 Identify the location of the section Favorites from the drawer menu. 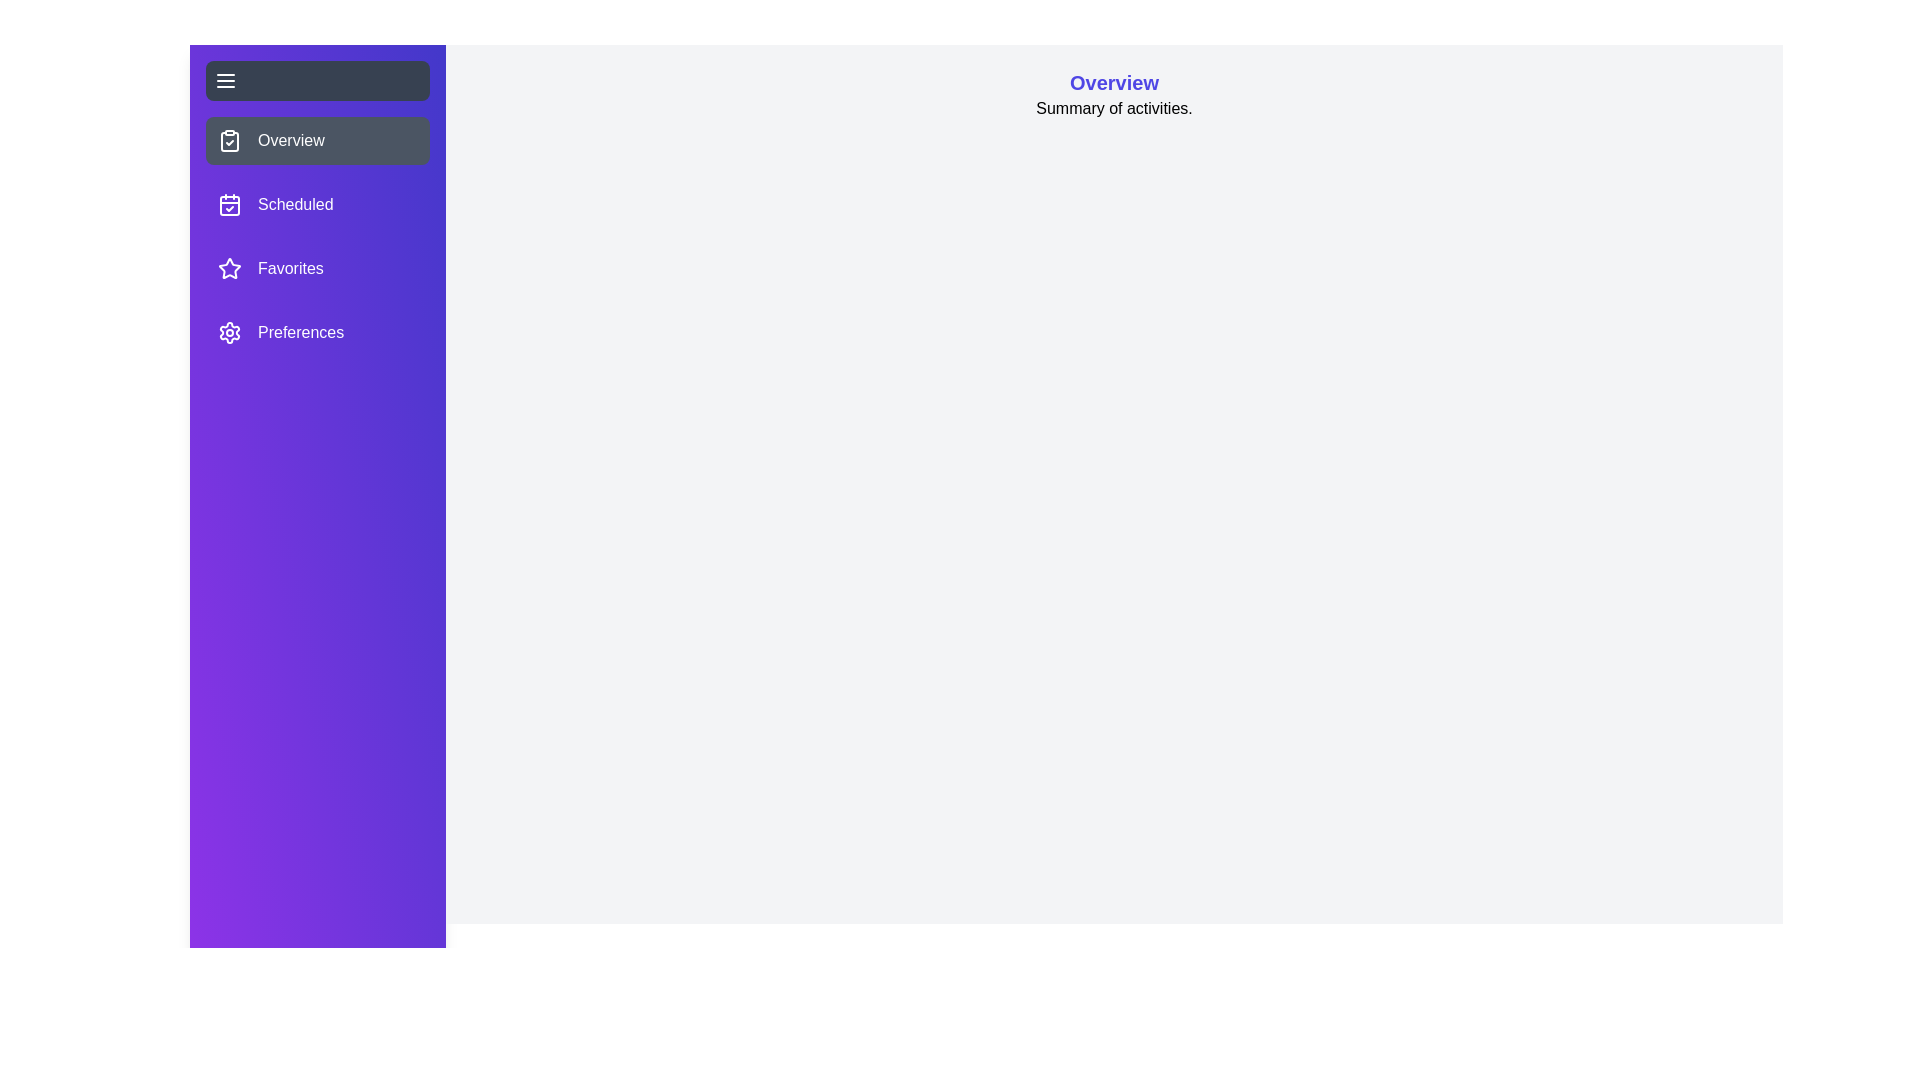
(316, 268).